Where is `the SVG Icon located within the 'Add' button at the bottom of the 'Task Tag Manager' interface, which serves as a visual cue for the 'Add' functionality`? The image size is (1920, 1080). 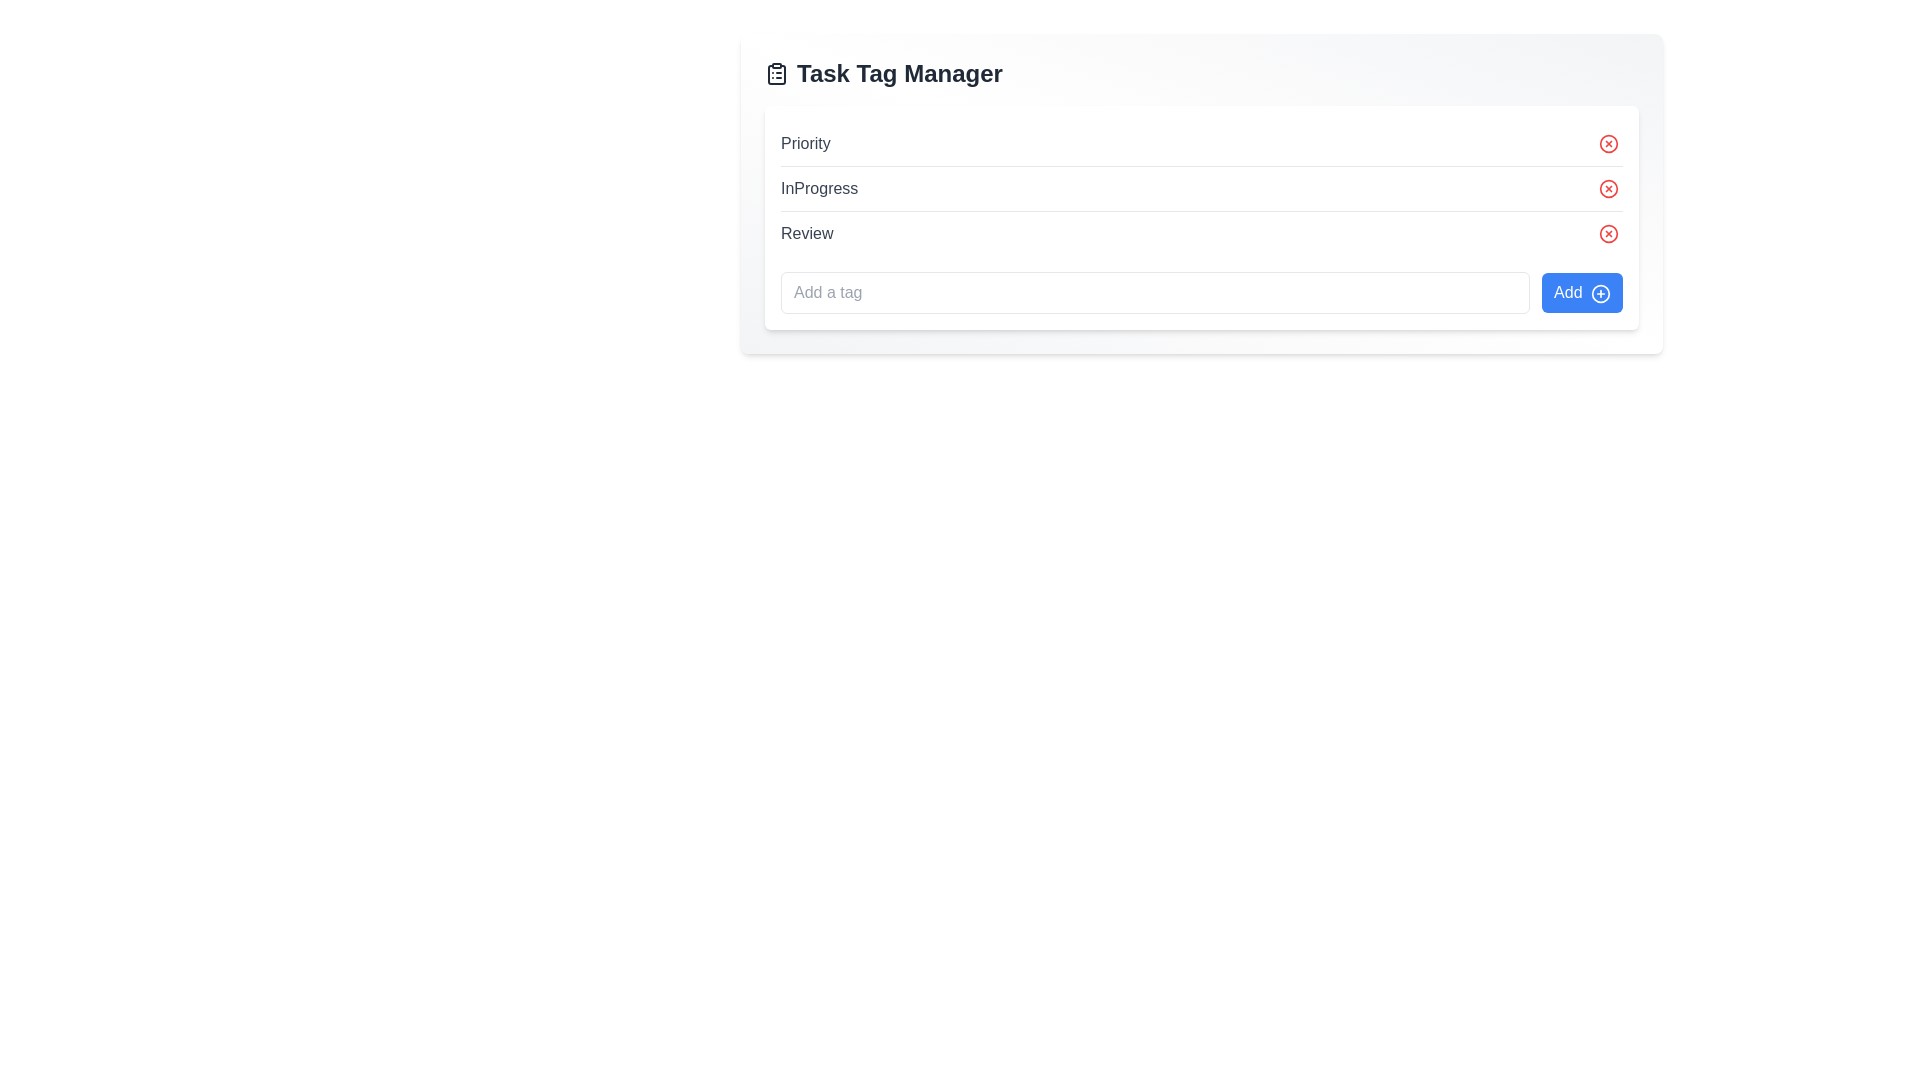
the SVG Icon located within the 'Add' button at the bottom of the 'Task Tag Manager' interface, which serves as a visual cue for the 'Add' functionality is located at coordinates (1601, 293).